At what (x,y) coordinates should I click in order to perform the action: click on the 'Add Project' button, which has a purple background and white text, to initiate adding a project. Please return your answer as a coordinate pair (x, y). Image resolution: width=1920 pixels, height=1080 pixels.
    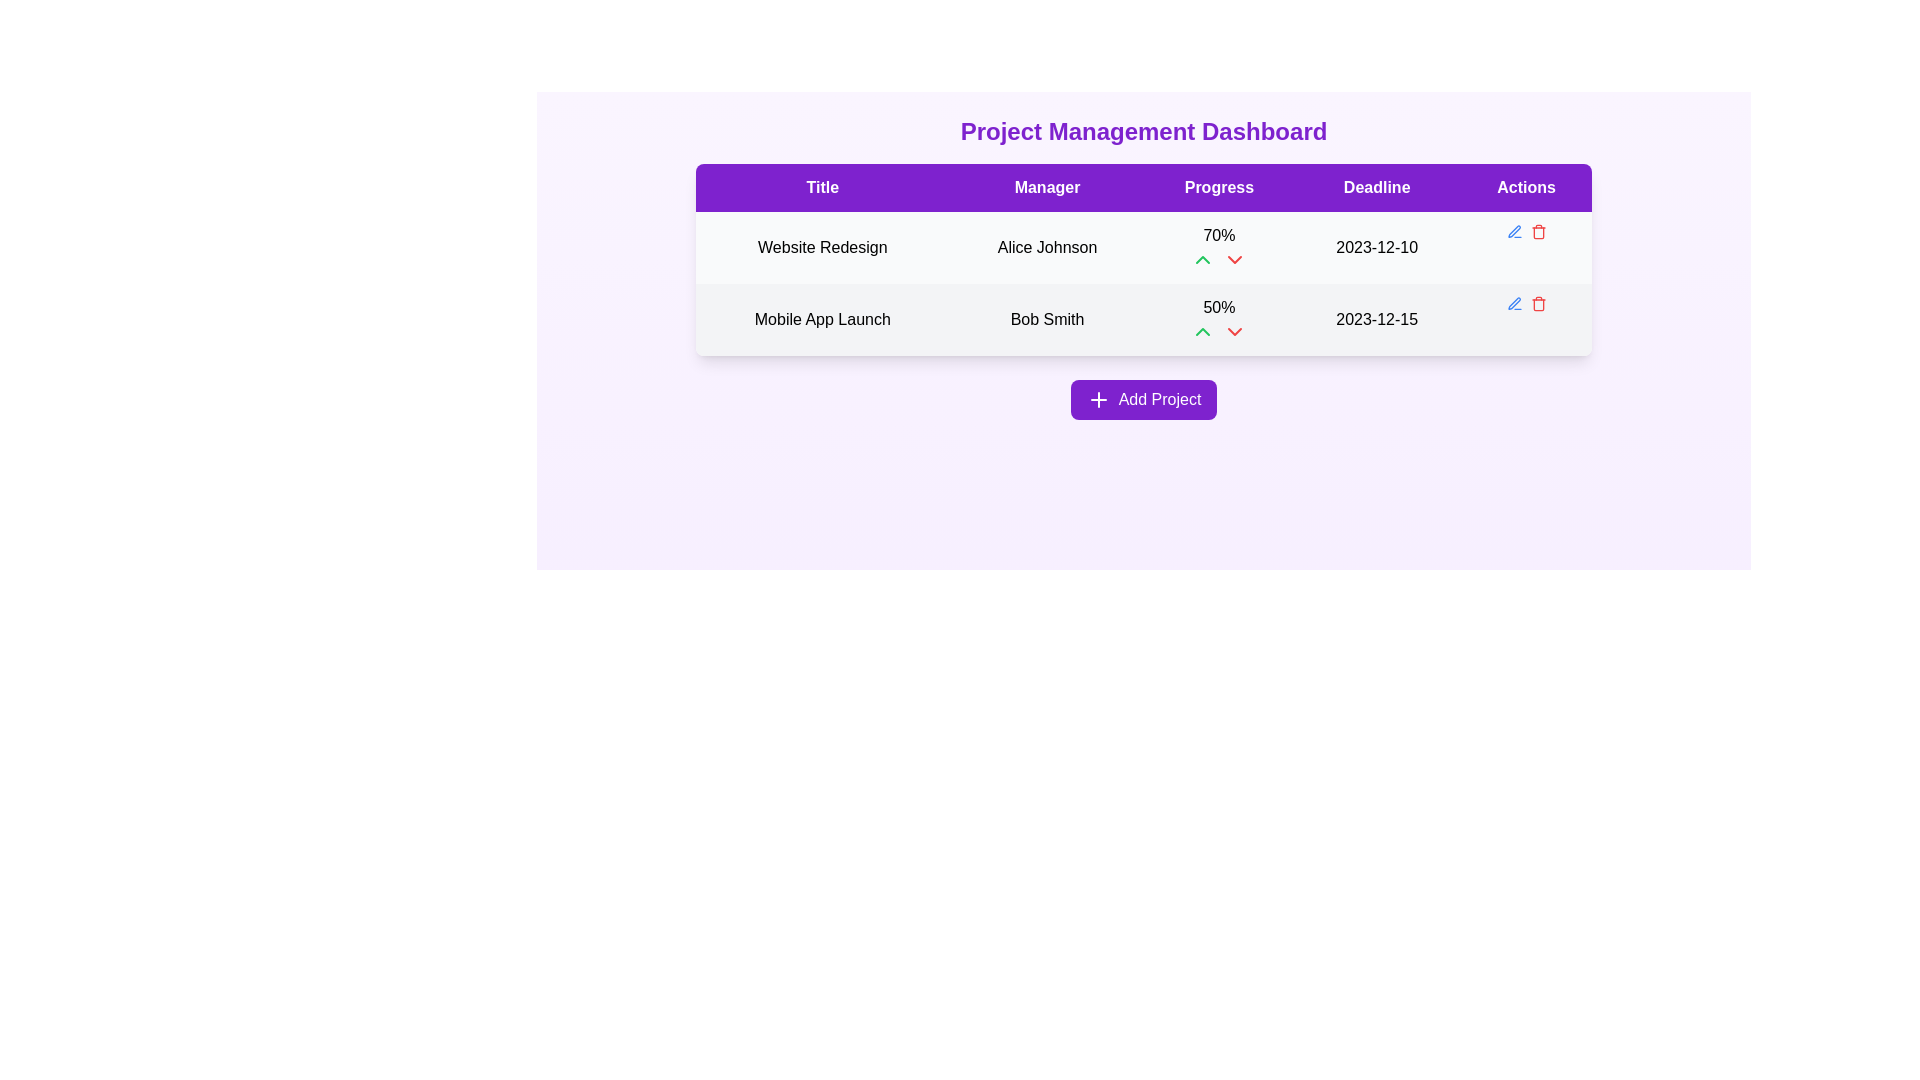
    Looking at the image, I should click on (1143, 400).